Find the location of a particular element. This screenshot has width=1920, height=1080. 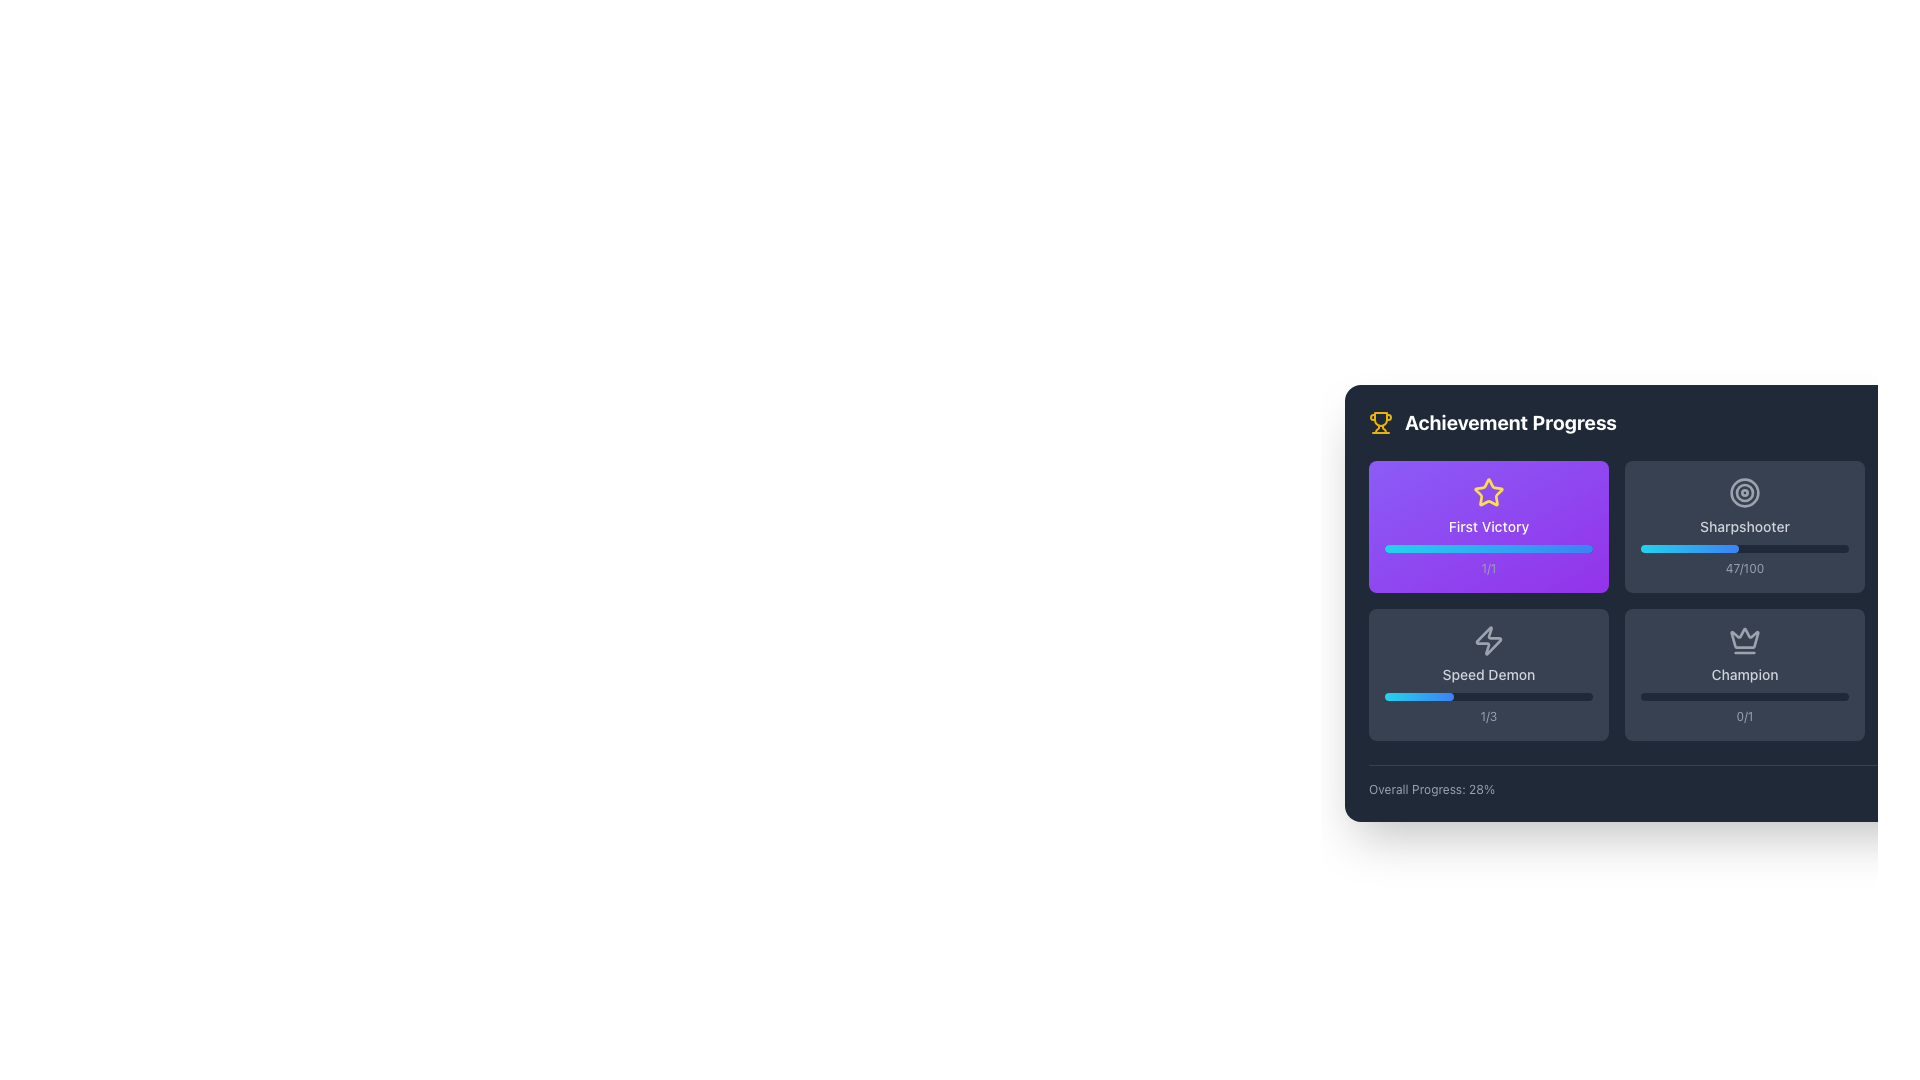

the star-shaped icon with vibrant yellow edges, located centrally in a purple background rectangle above the 'First Victory' text, to interact with the achievement is located at coordinates (1488, 492).